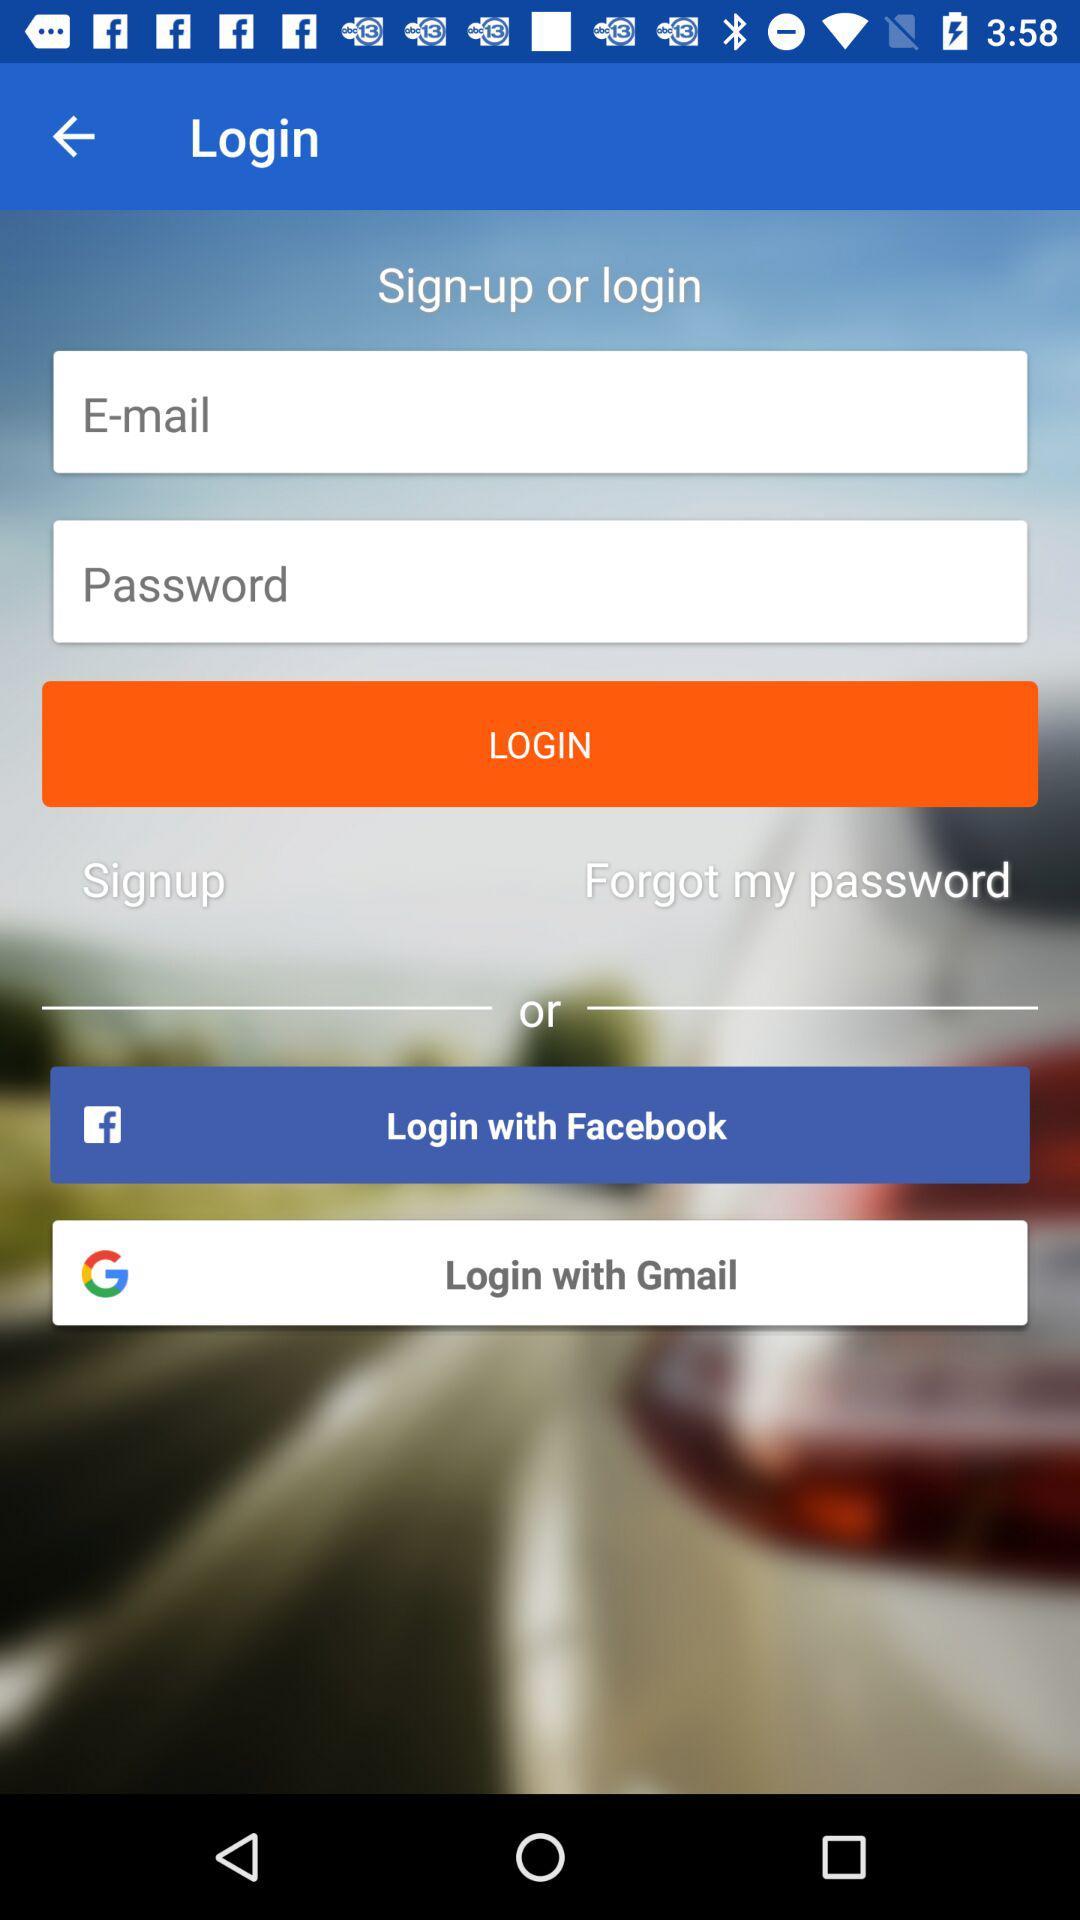 This screenshot has width=1080, height=1920. Describe the element at coordinates (152, 878) in the screenshot. I see `the signup` at that location.